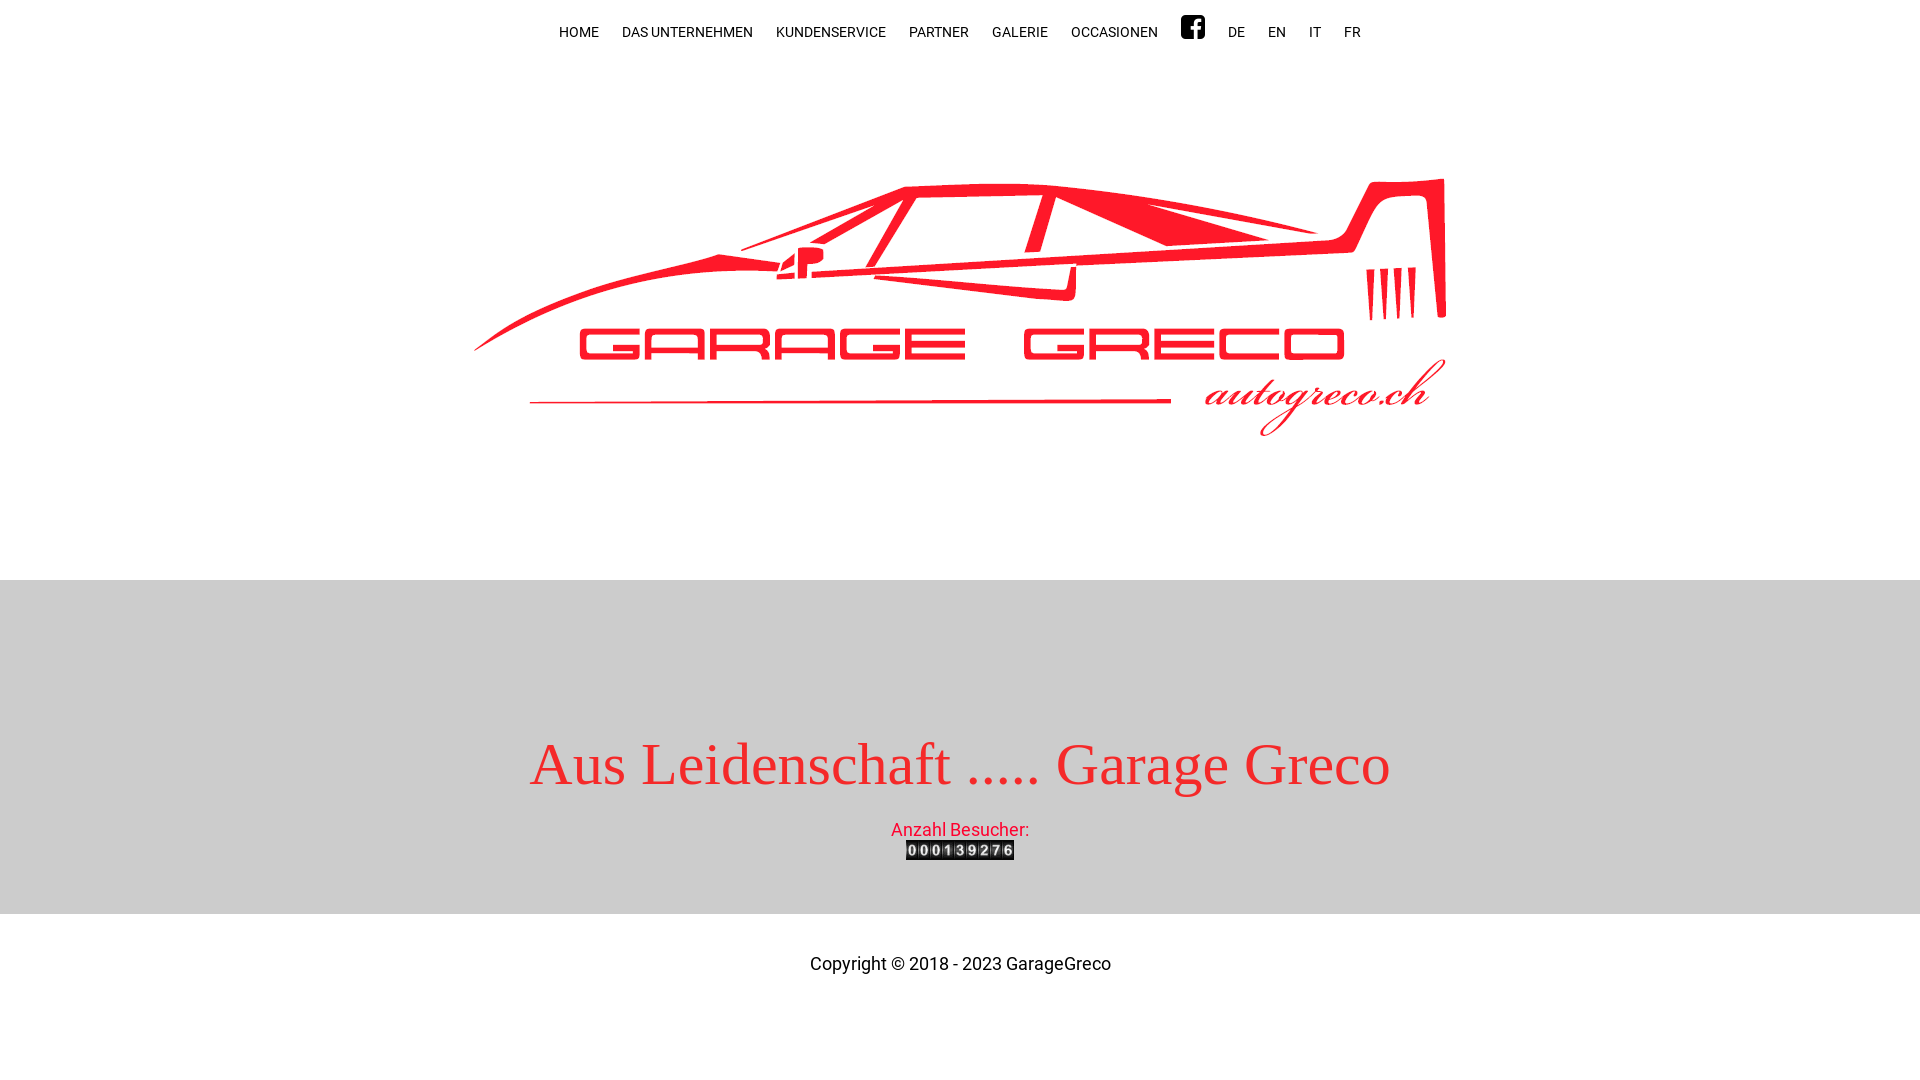 The image size is (1920, 1080). I want to click on 'GALERIE', so click(1019, 31).